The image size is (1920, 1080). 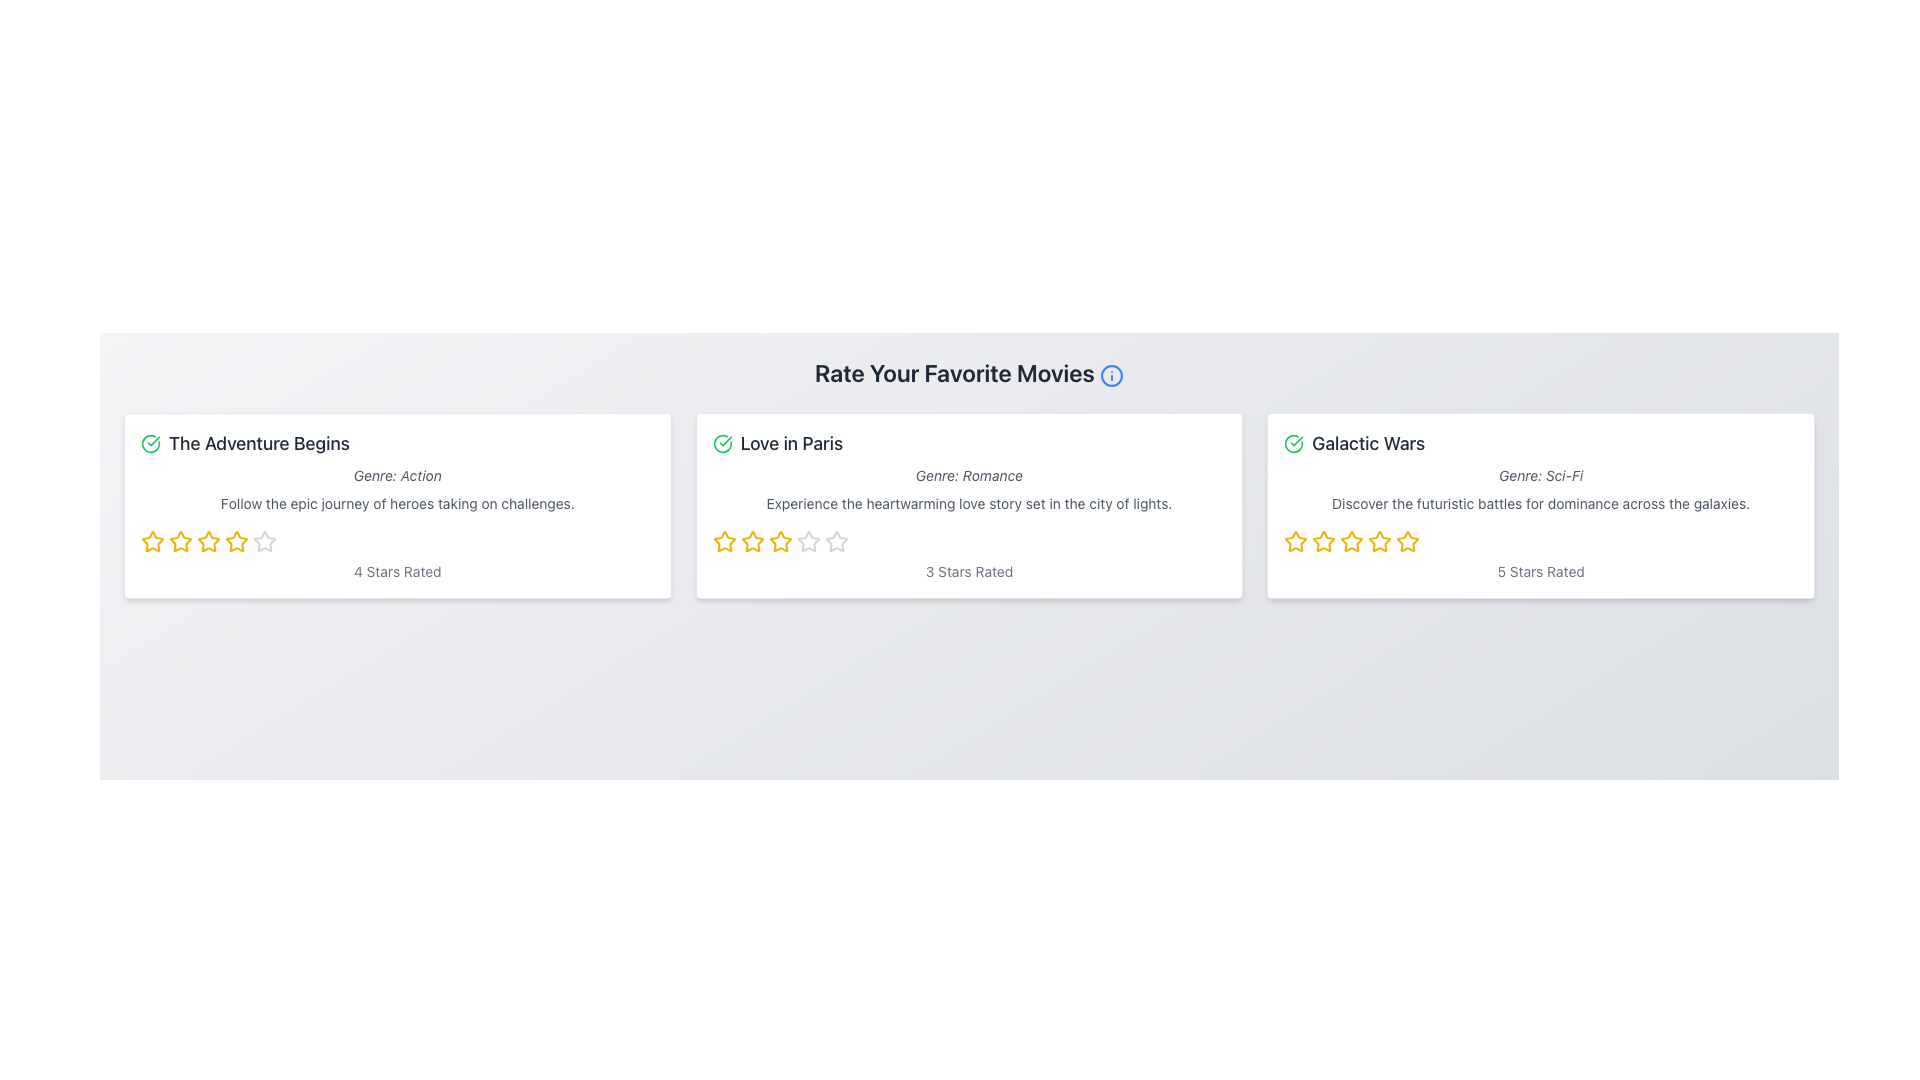 I want to click on the first interactive star icon in the rating bar for the movie 'Galactic Wars', so click(x=1296, y=542).